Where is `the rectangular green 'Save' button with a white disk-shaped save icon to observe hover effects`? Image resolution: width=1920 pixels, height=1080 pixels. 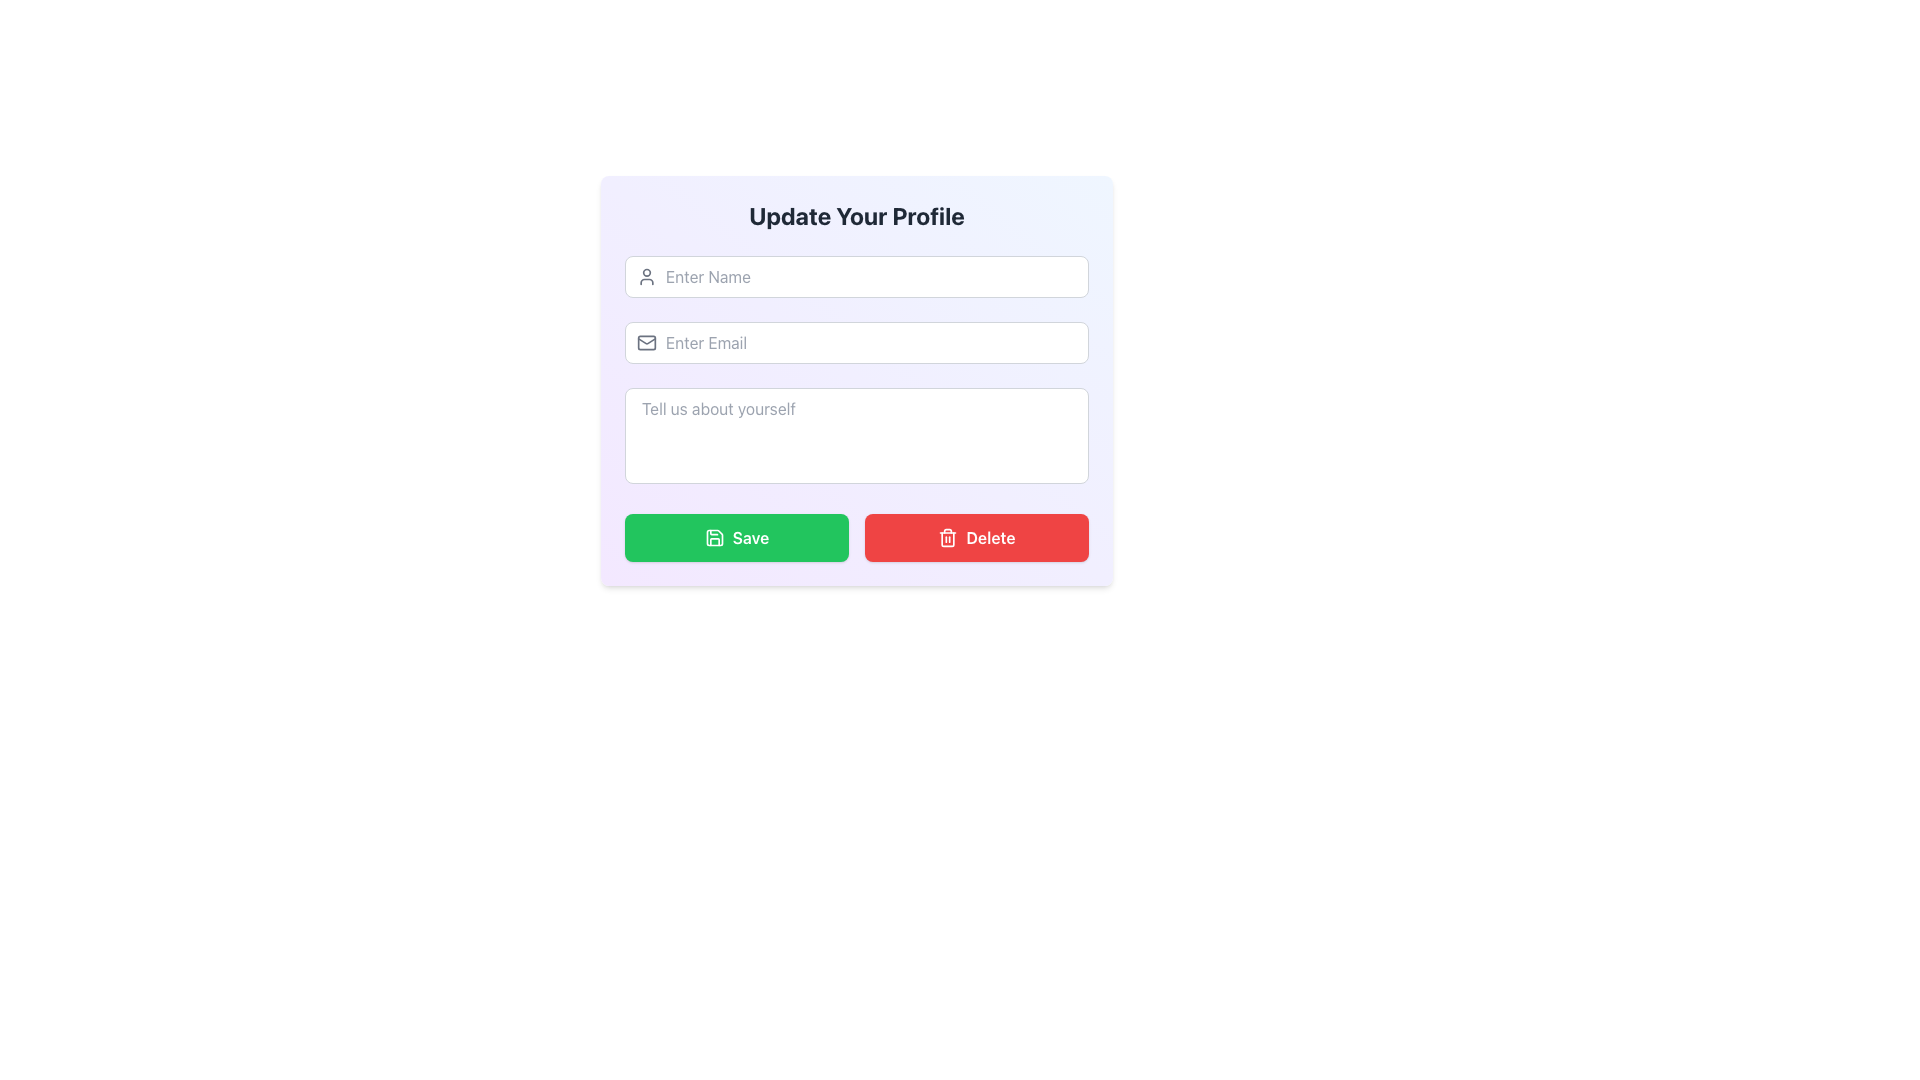
the rectangular green 'Save' button with a white disk-shaped save icon to observe hover effects is located at coordinates (736, 536).